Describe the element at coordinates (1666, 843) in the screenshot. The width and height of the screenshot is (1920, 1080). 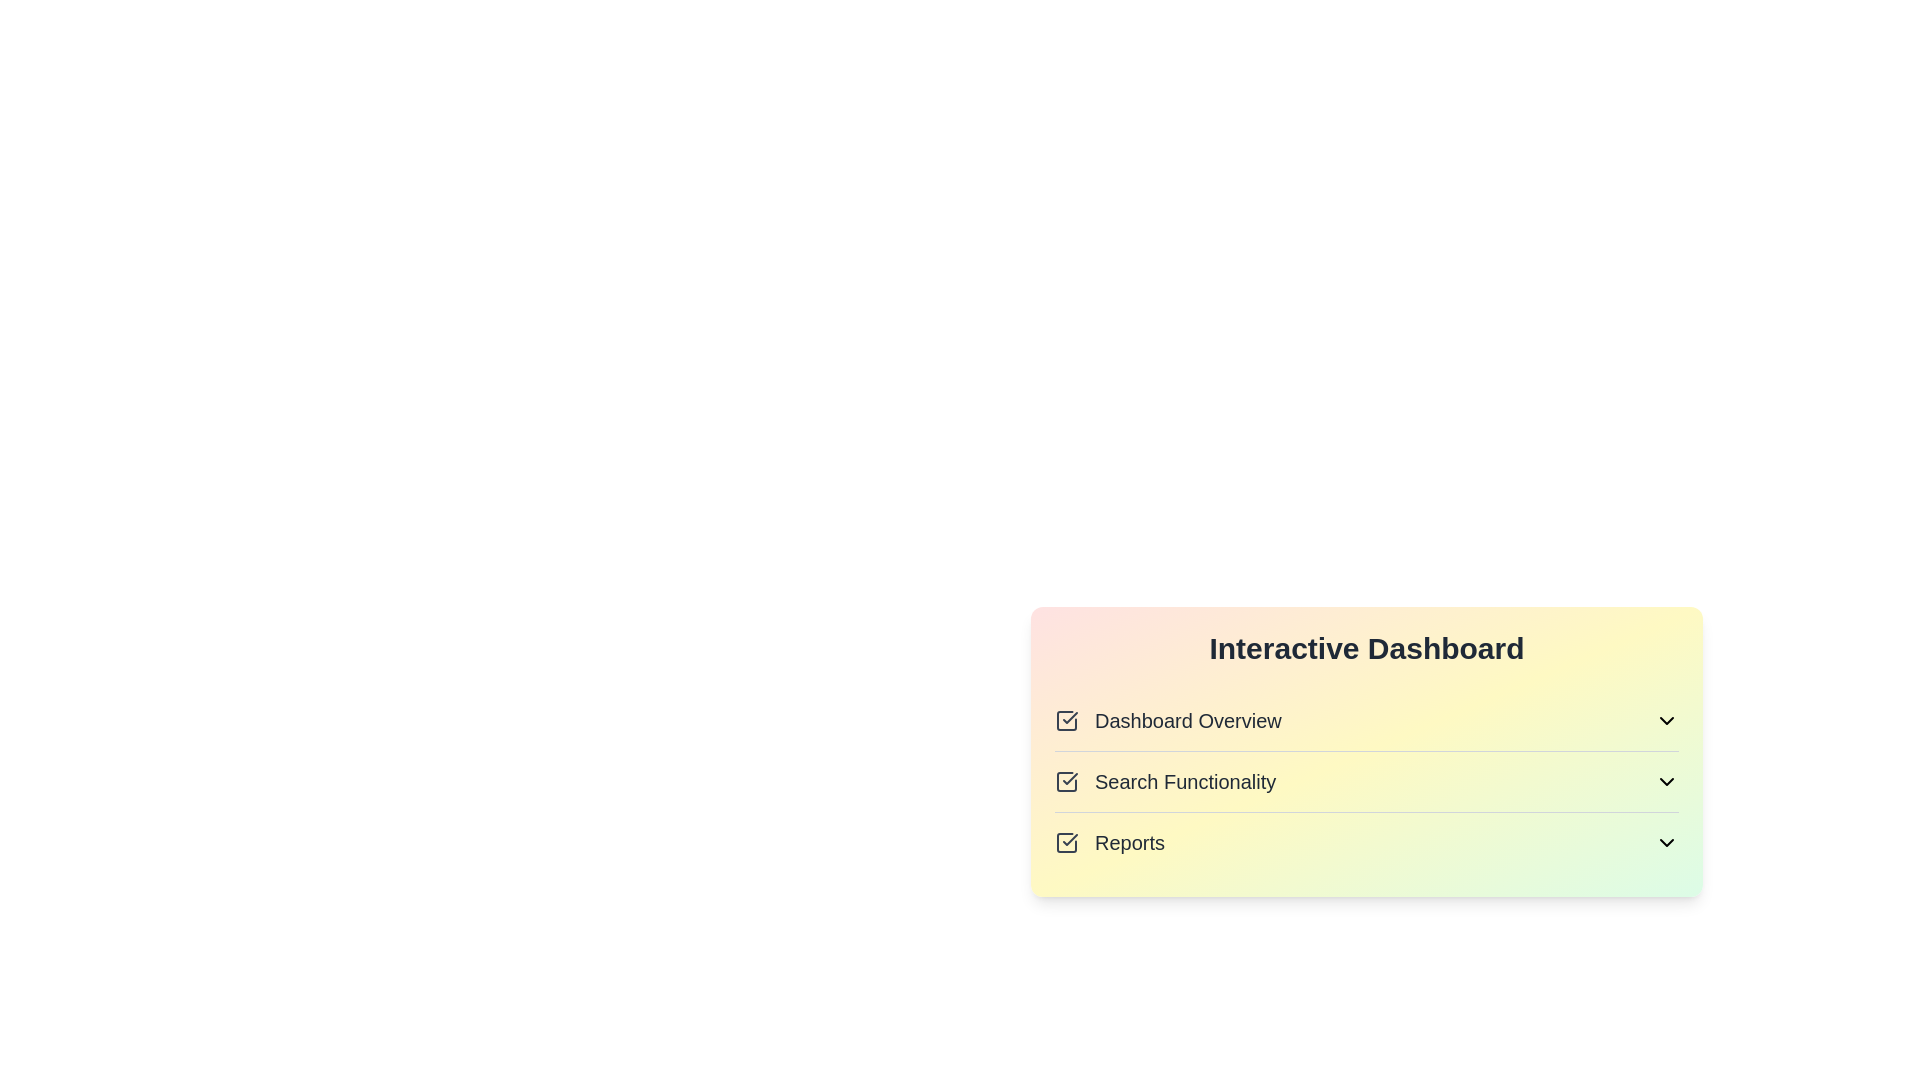
I see `the icon associated with Reports to toggle its visibility` at that location.